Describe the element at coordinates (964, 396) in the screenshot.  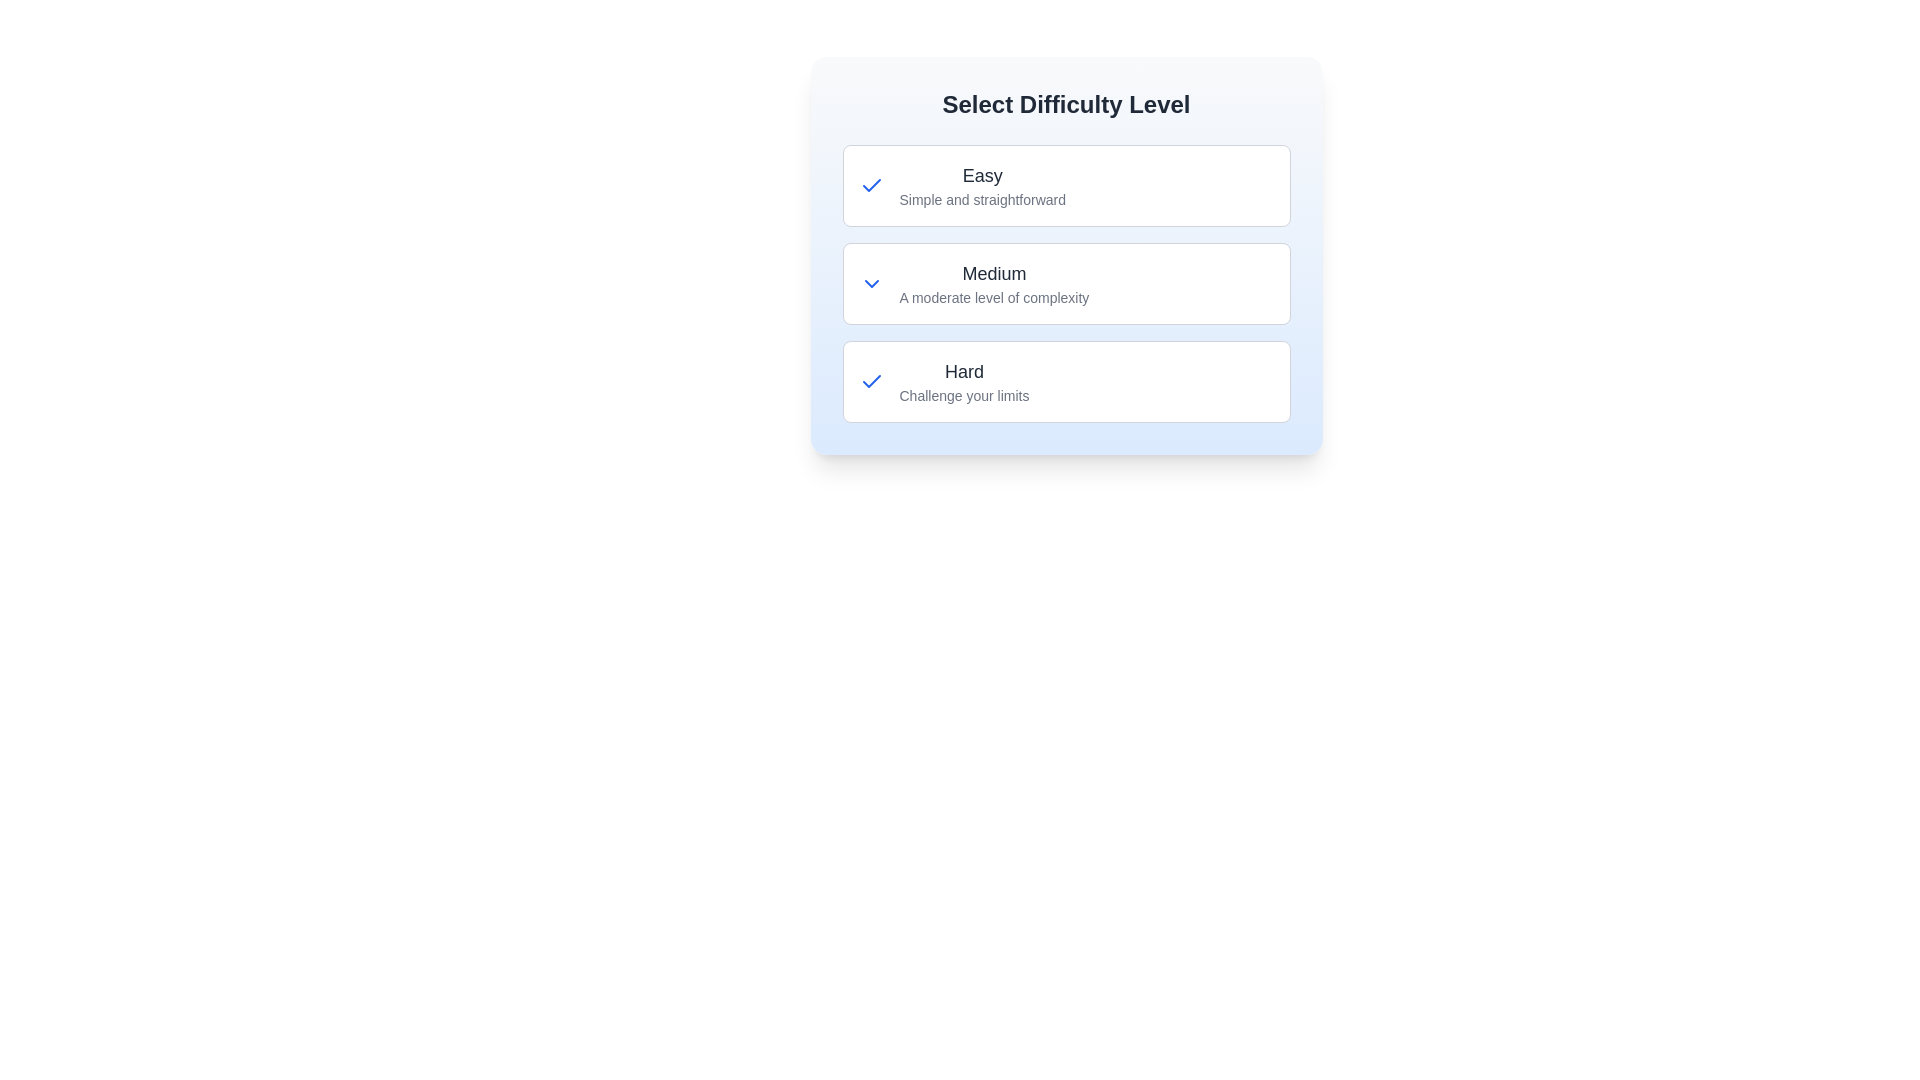
I see `the static text label that reads 'Challenge your limits', which is positioned beneath the text 'Hard' and is styled in smaller gray text` at that location.